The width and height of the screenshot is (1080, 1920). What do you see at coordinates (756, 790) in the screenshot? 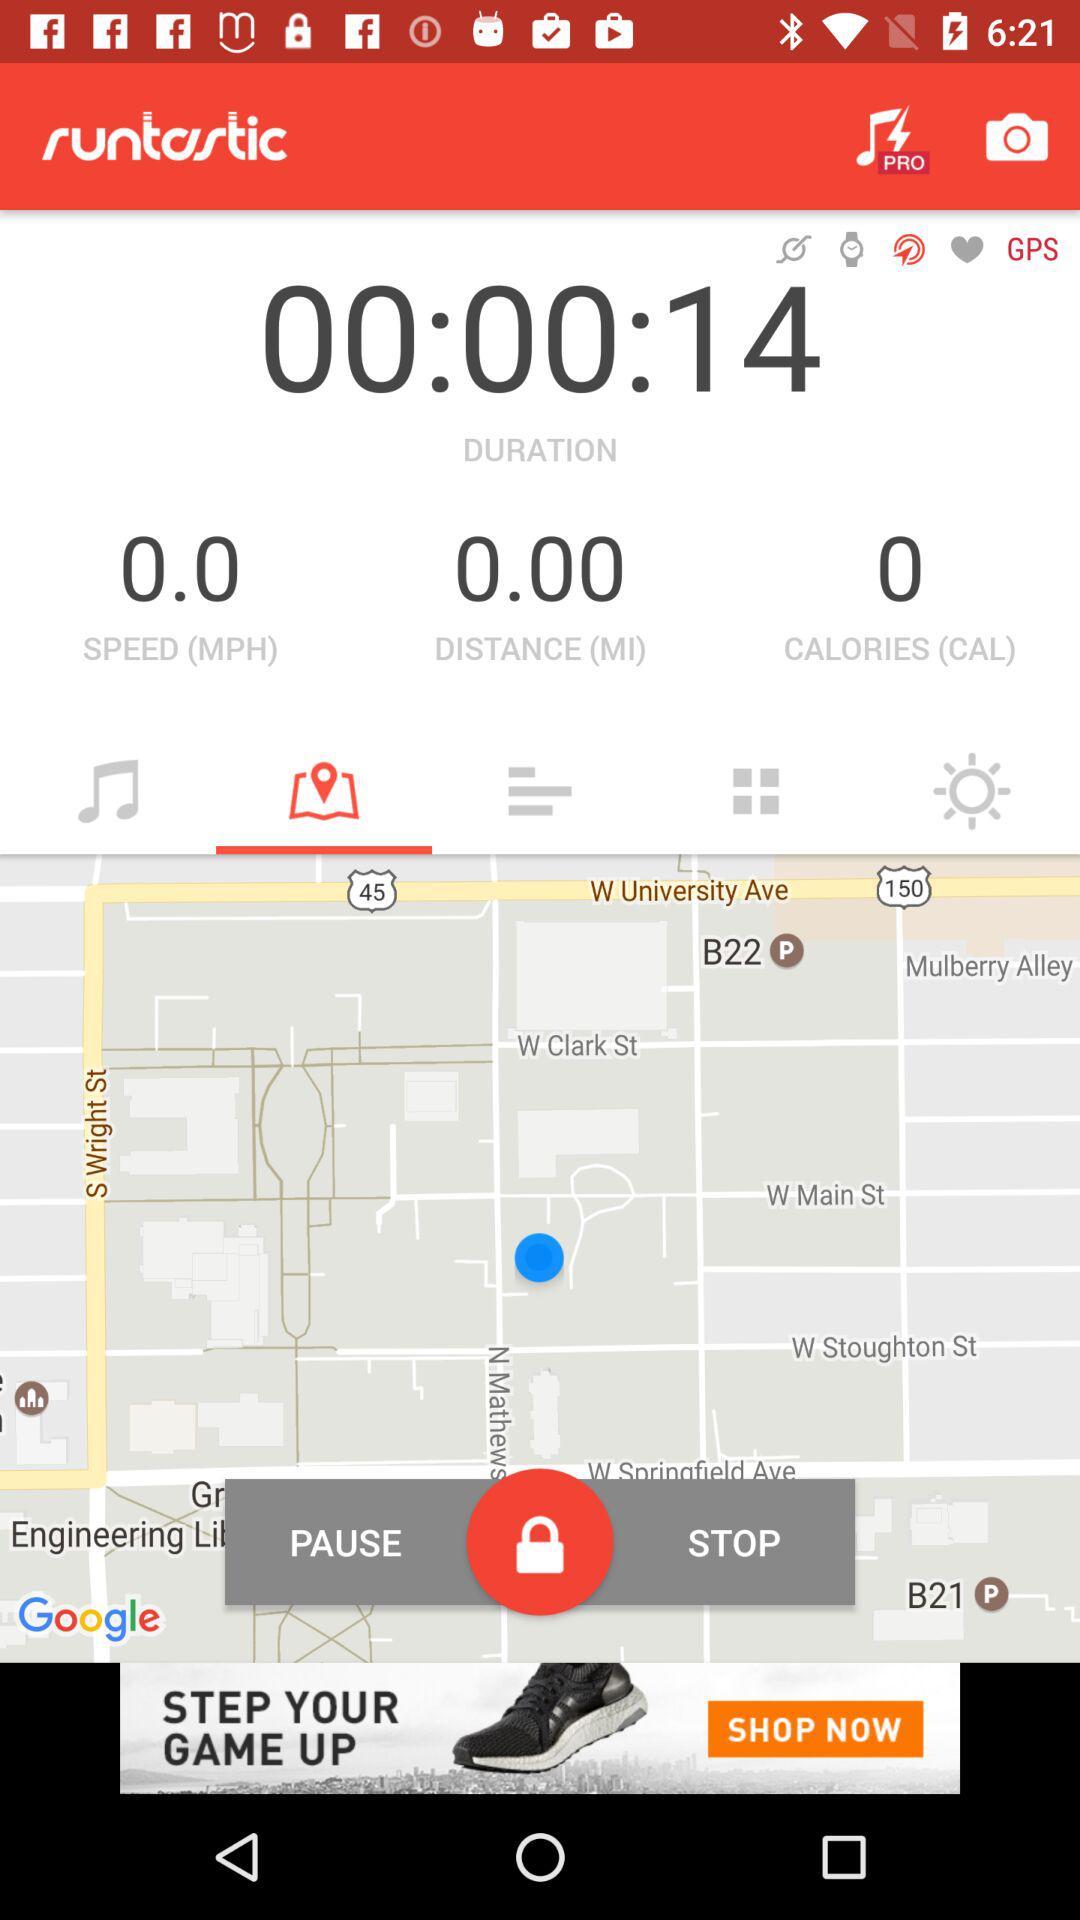
I see `grid view` at bounding box center [756, 790].